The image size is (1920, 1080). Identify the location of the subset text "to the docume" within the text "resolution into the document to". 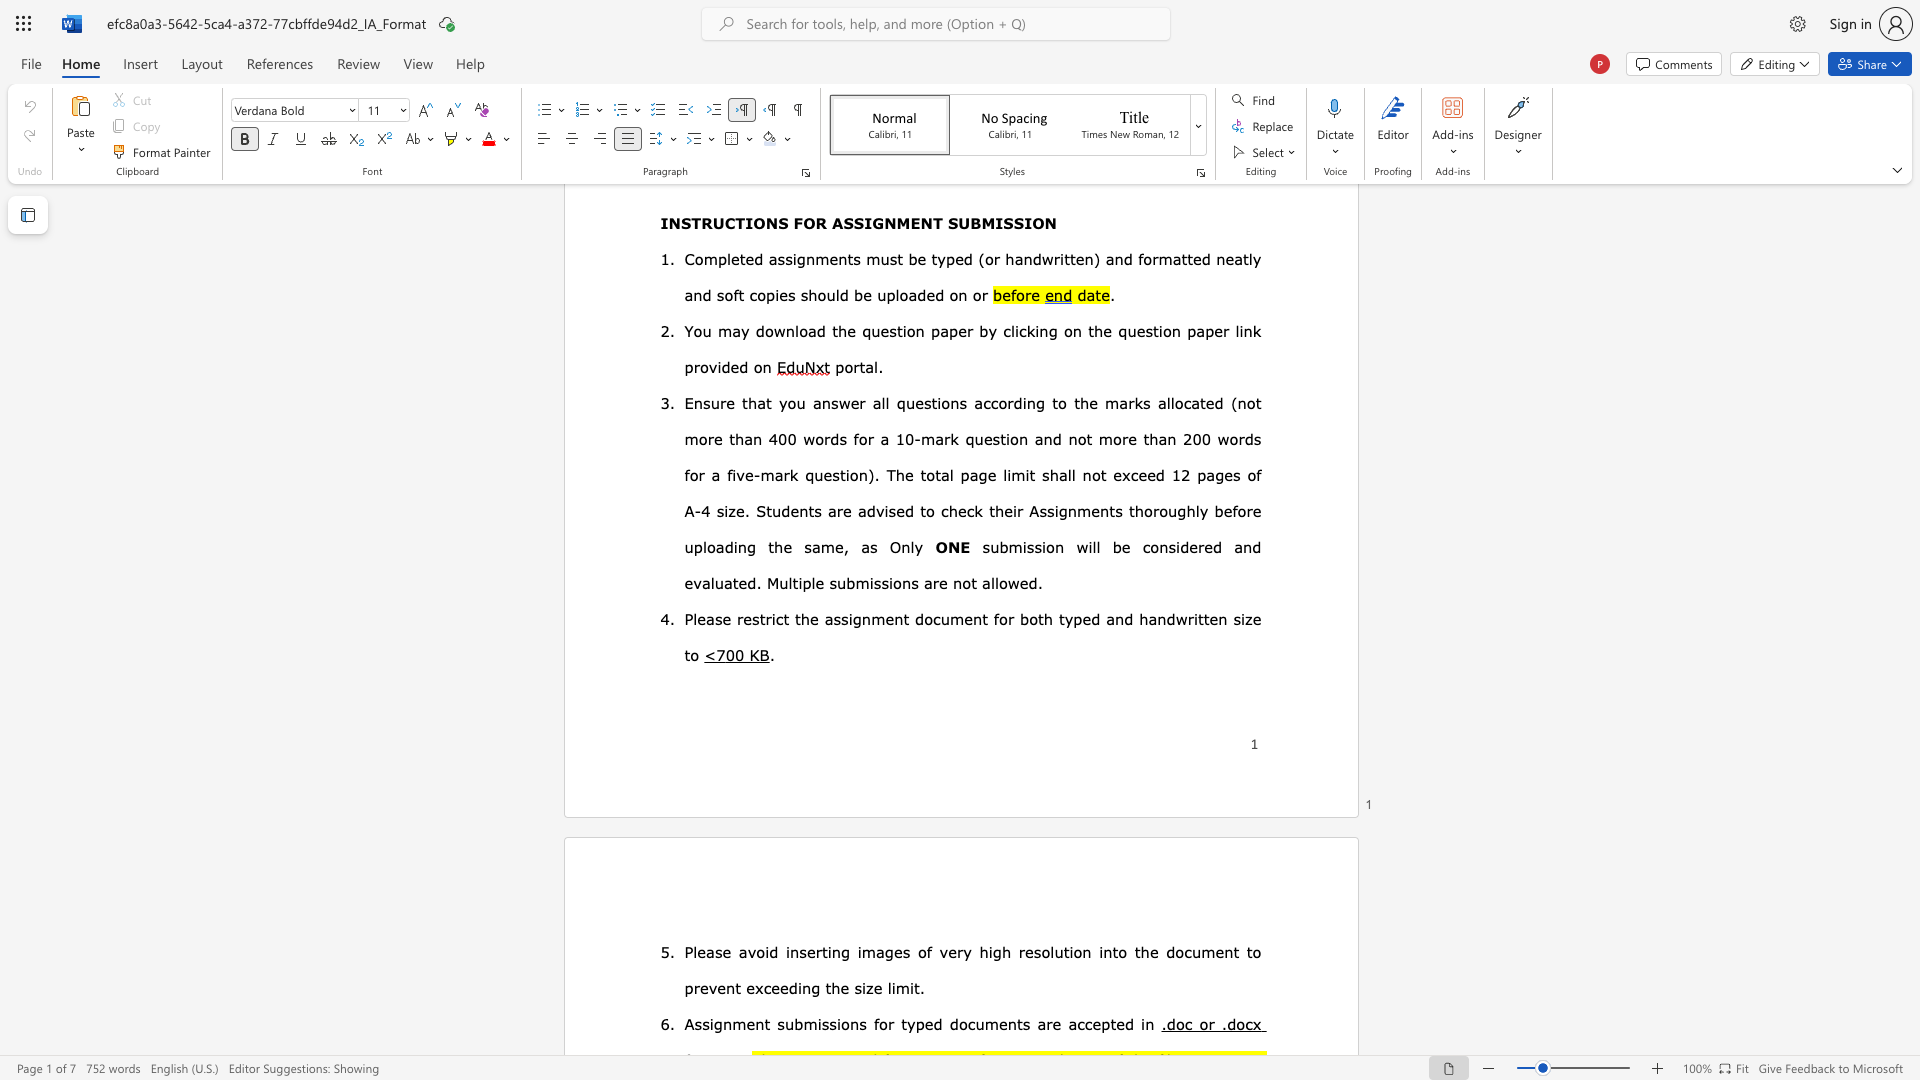
(1111, 951).